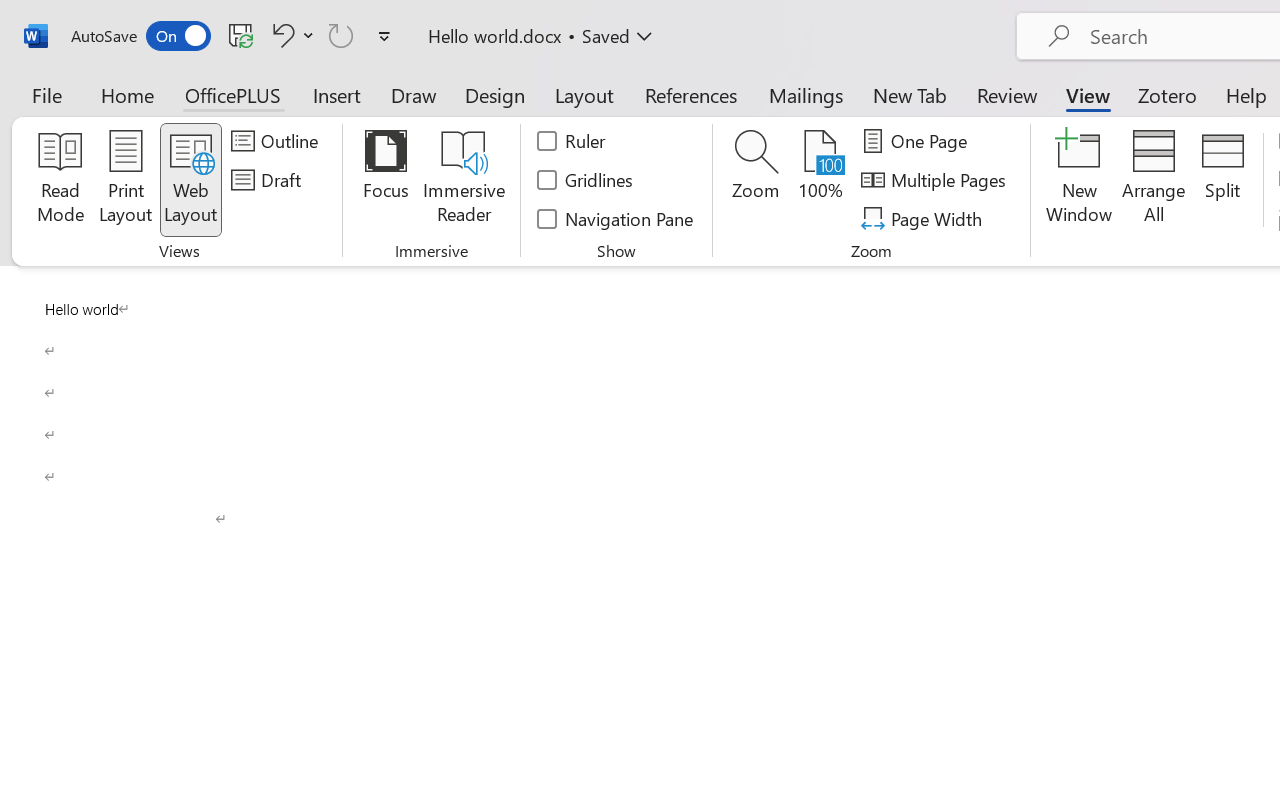 Image resolution: width=1280 pixels, height=800 pixels. I want to click on 'Draft', so click(268, 179).